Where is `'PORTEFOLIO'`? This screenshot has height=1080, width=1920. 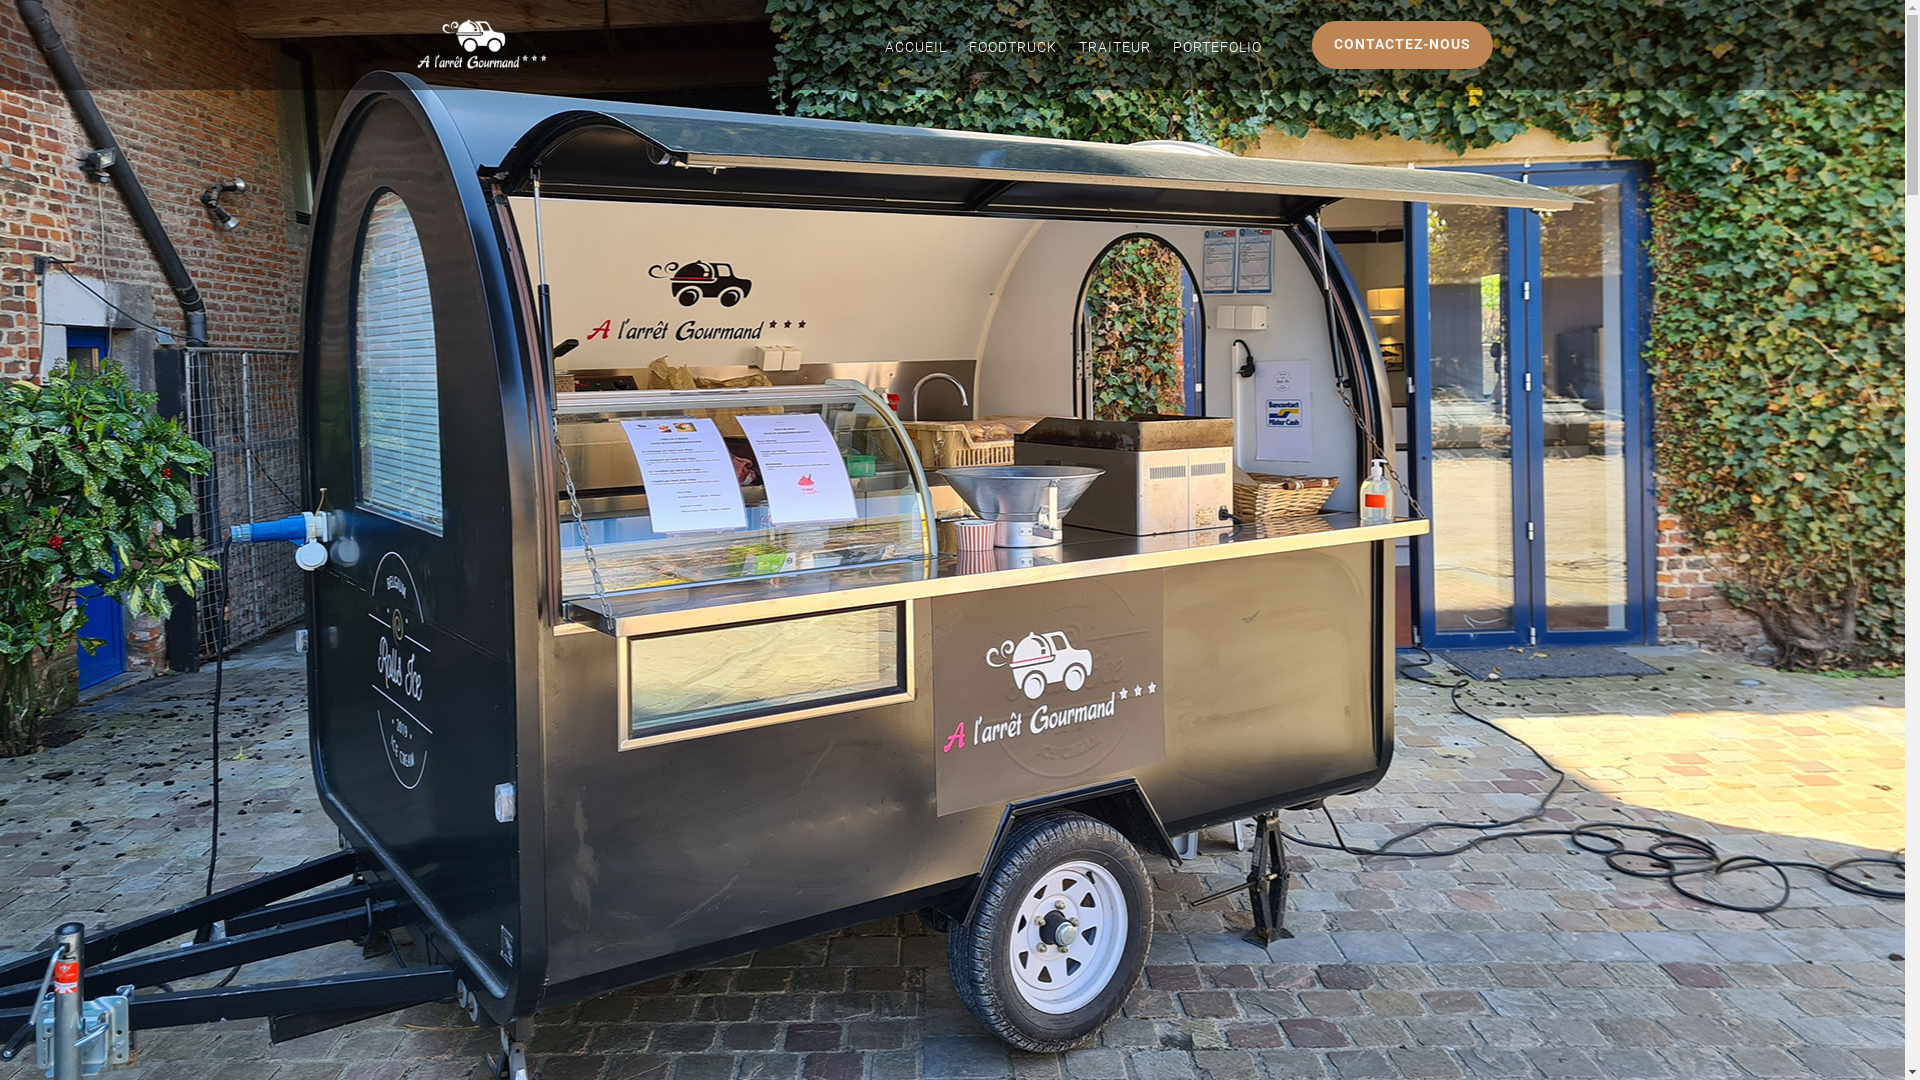 'PORTEFOLIO' is located at coordinates (1215, 49).